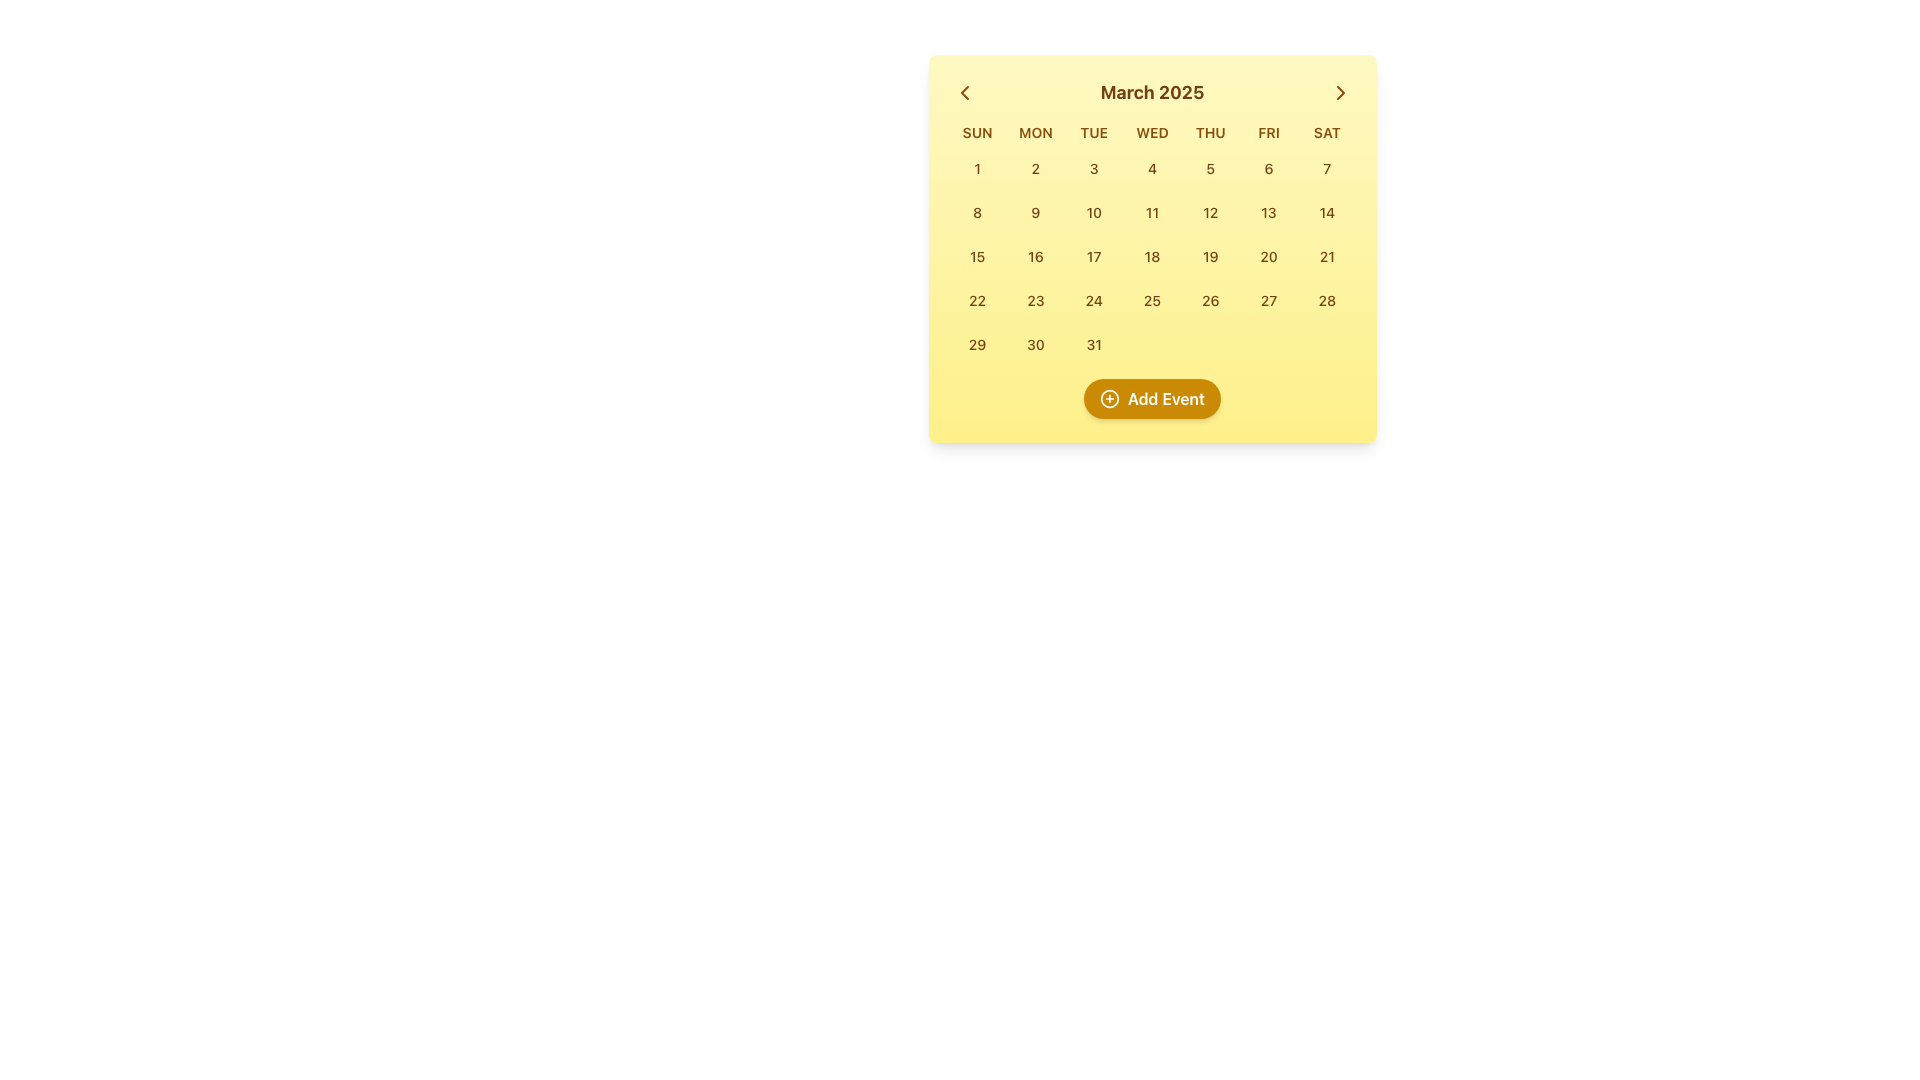  I want to click on the plus icon within the 'Add Event' button located at the bottom section of the calendar panel to initiate the event creation process, so click(1108, 398).